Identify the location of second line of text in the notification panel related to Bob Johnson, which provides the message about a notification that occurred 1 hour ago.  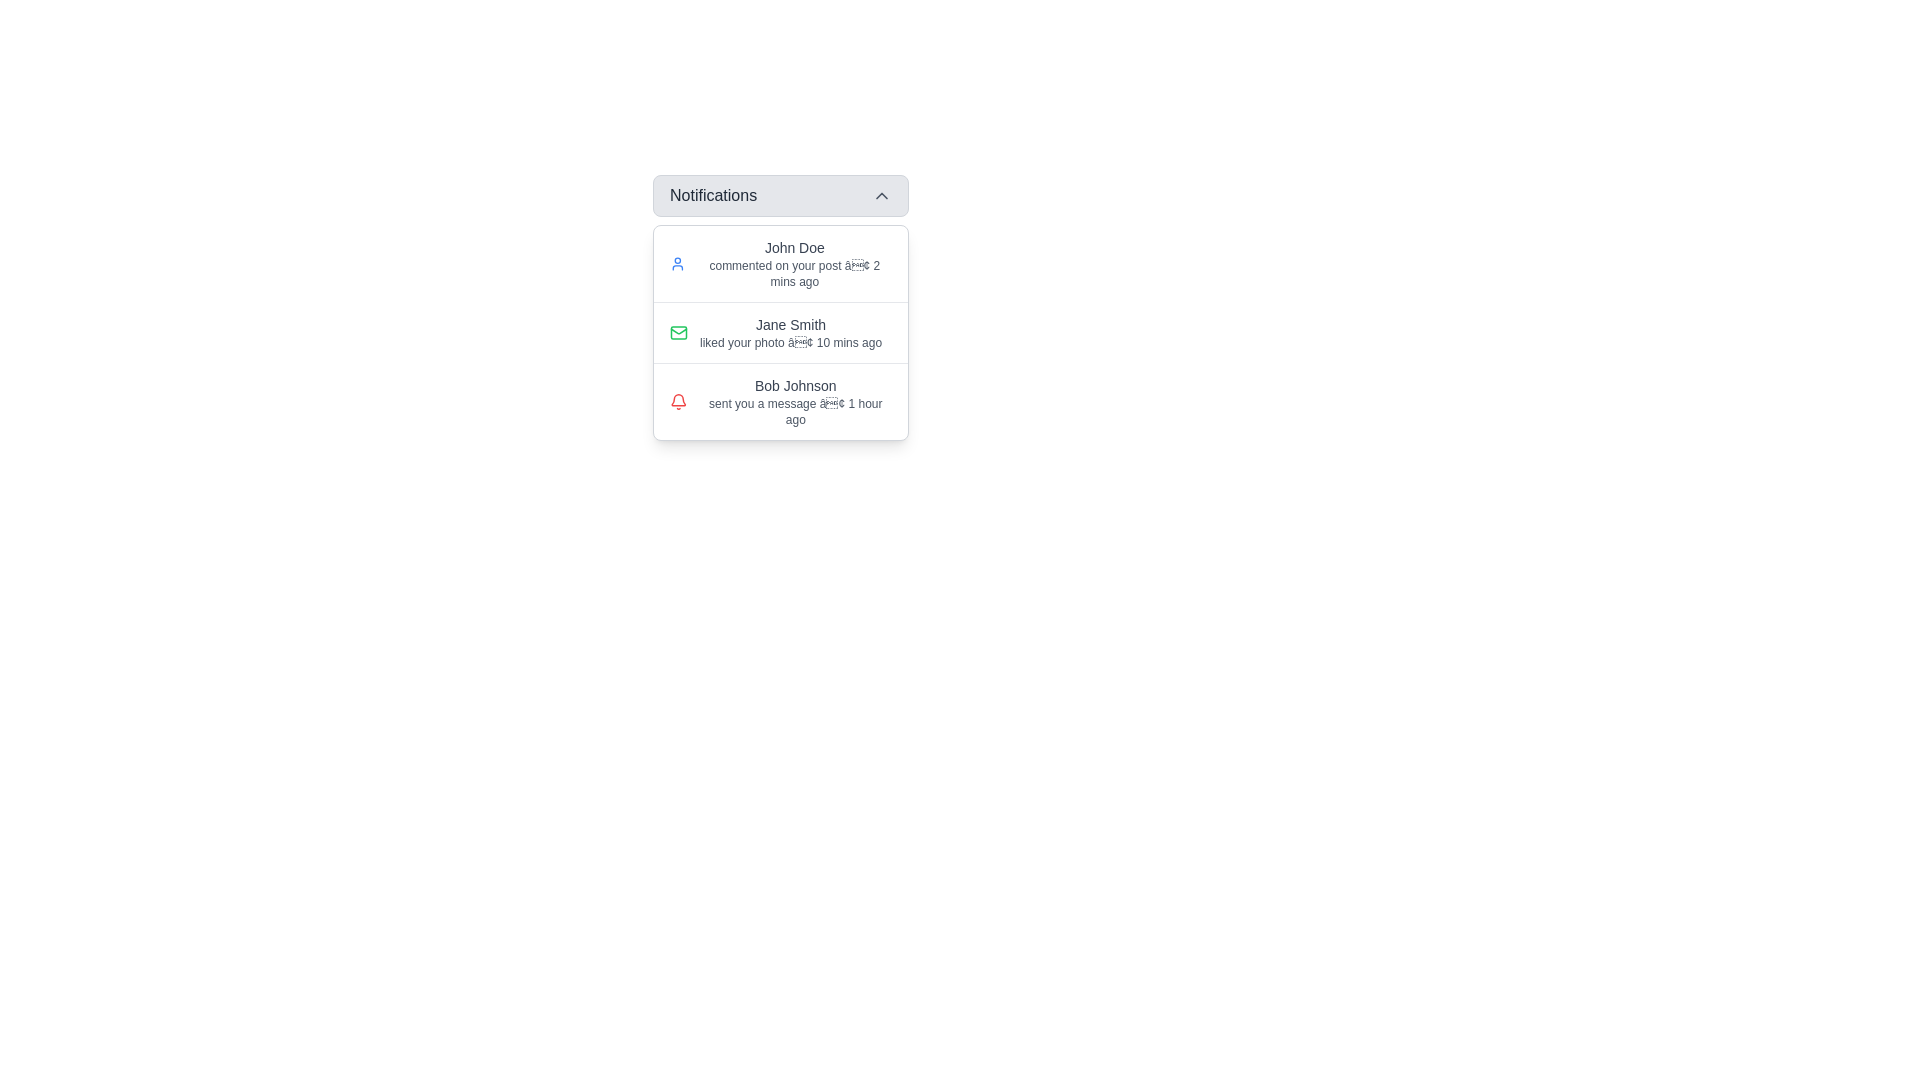
(794, 411).